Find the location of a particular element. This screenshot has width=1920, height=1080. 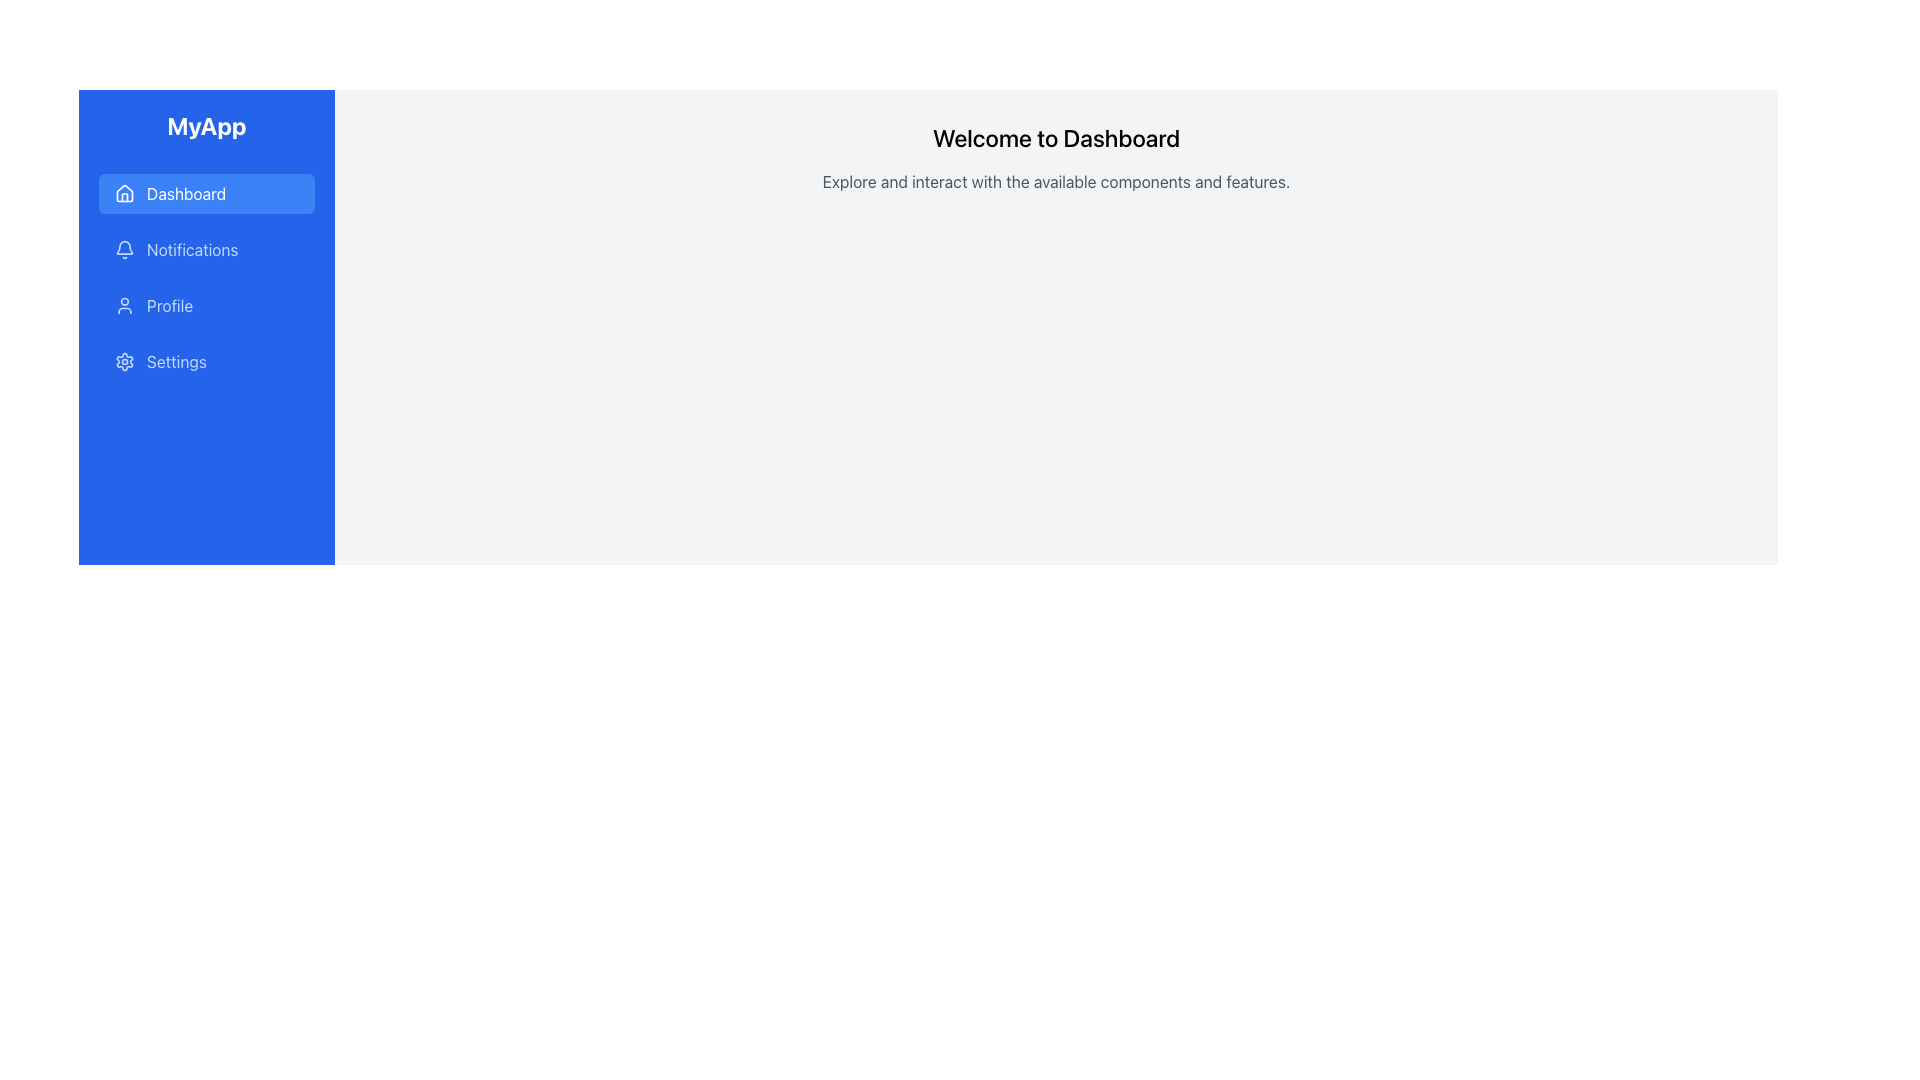

the text element displaying the phrase 'Explore and interact with the available components and features', which is located beneath the header 'Welcome to Dashboard' is located at coordinates (1055, 181).